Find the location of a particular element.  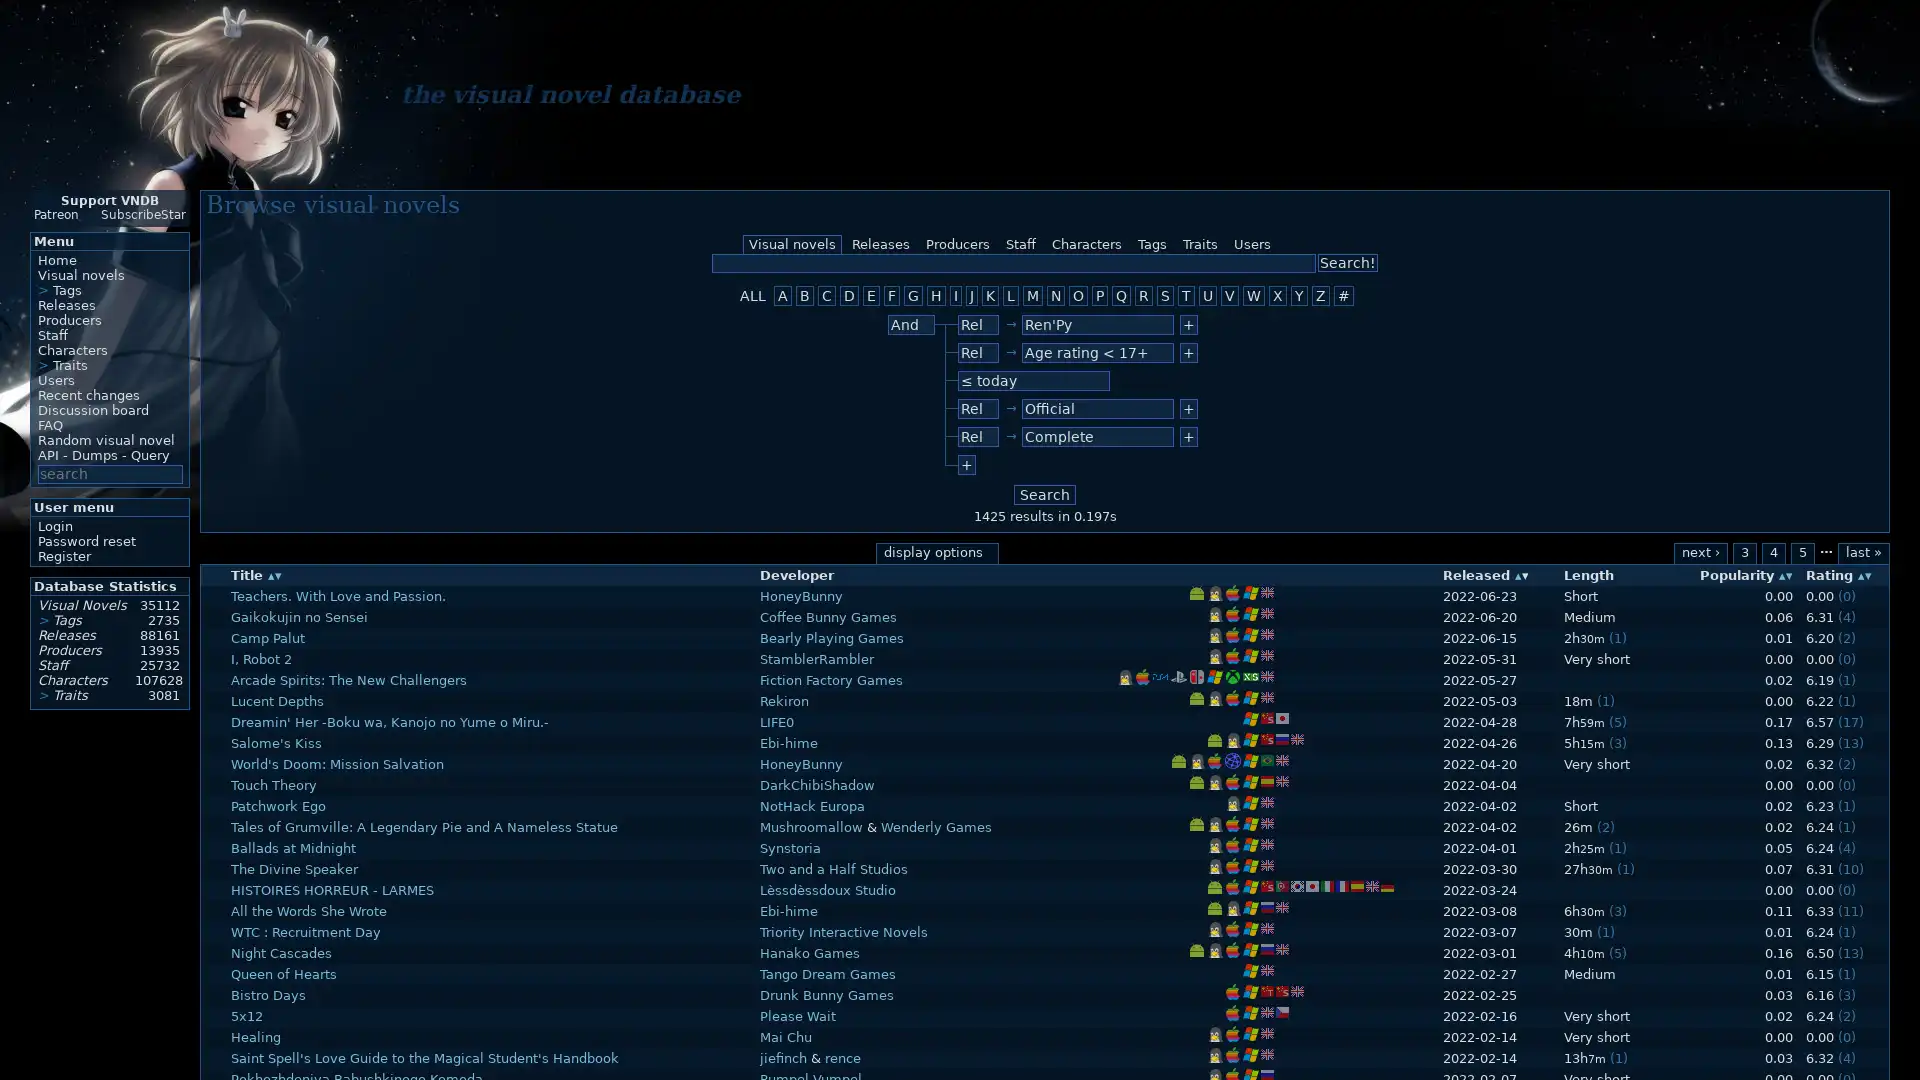

Q is located at coordinates (1121, 296).